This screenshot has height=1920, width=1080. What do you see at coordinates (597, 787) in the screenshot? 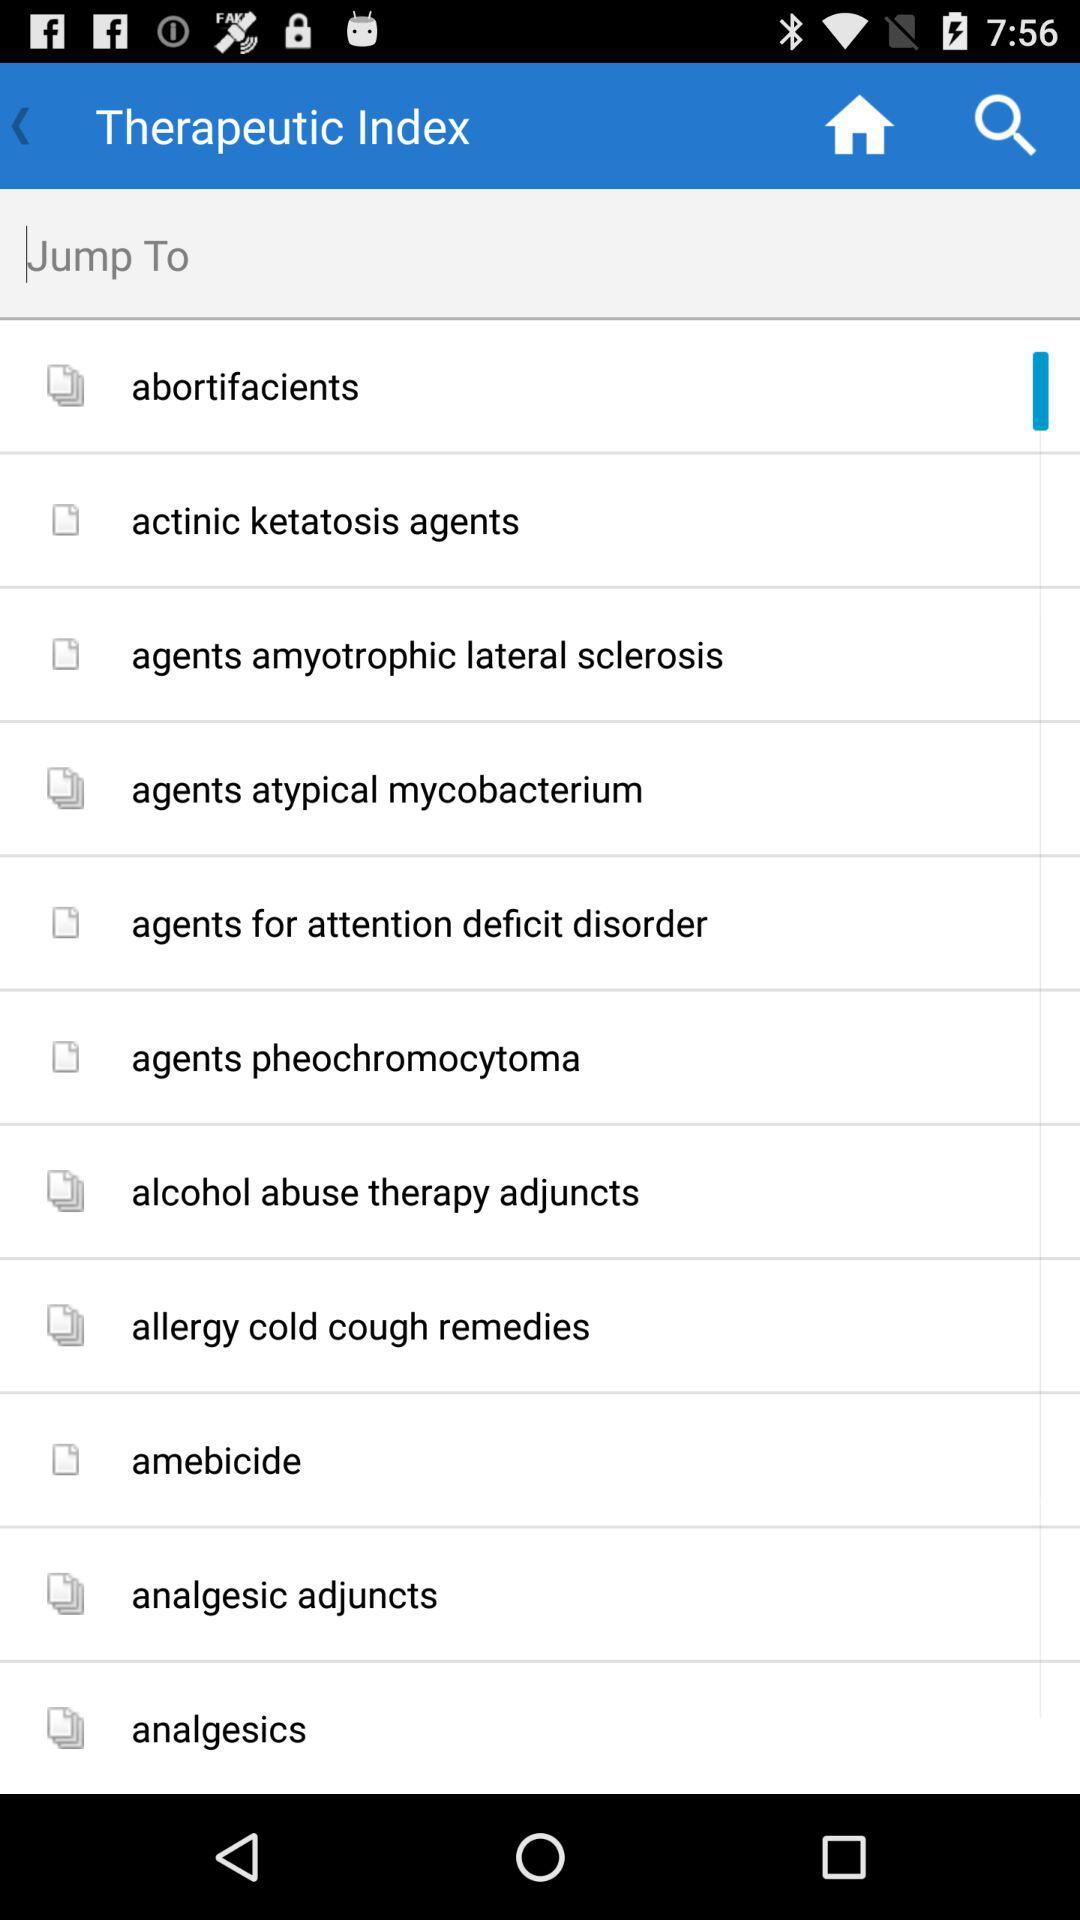
I see `app above agents for attention` at bounding box center [597, 787].